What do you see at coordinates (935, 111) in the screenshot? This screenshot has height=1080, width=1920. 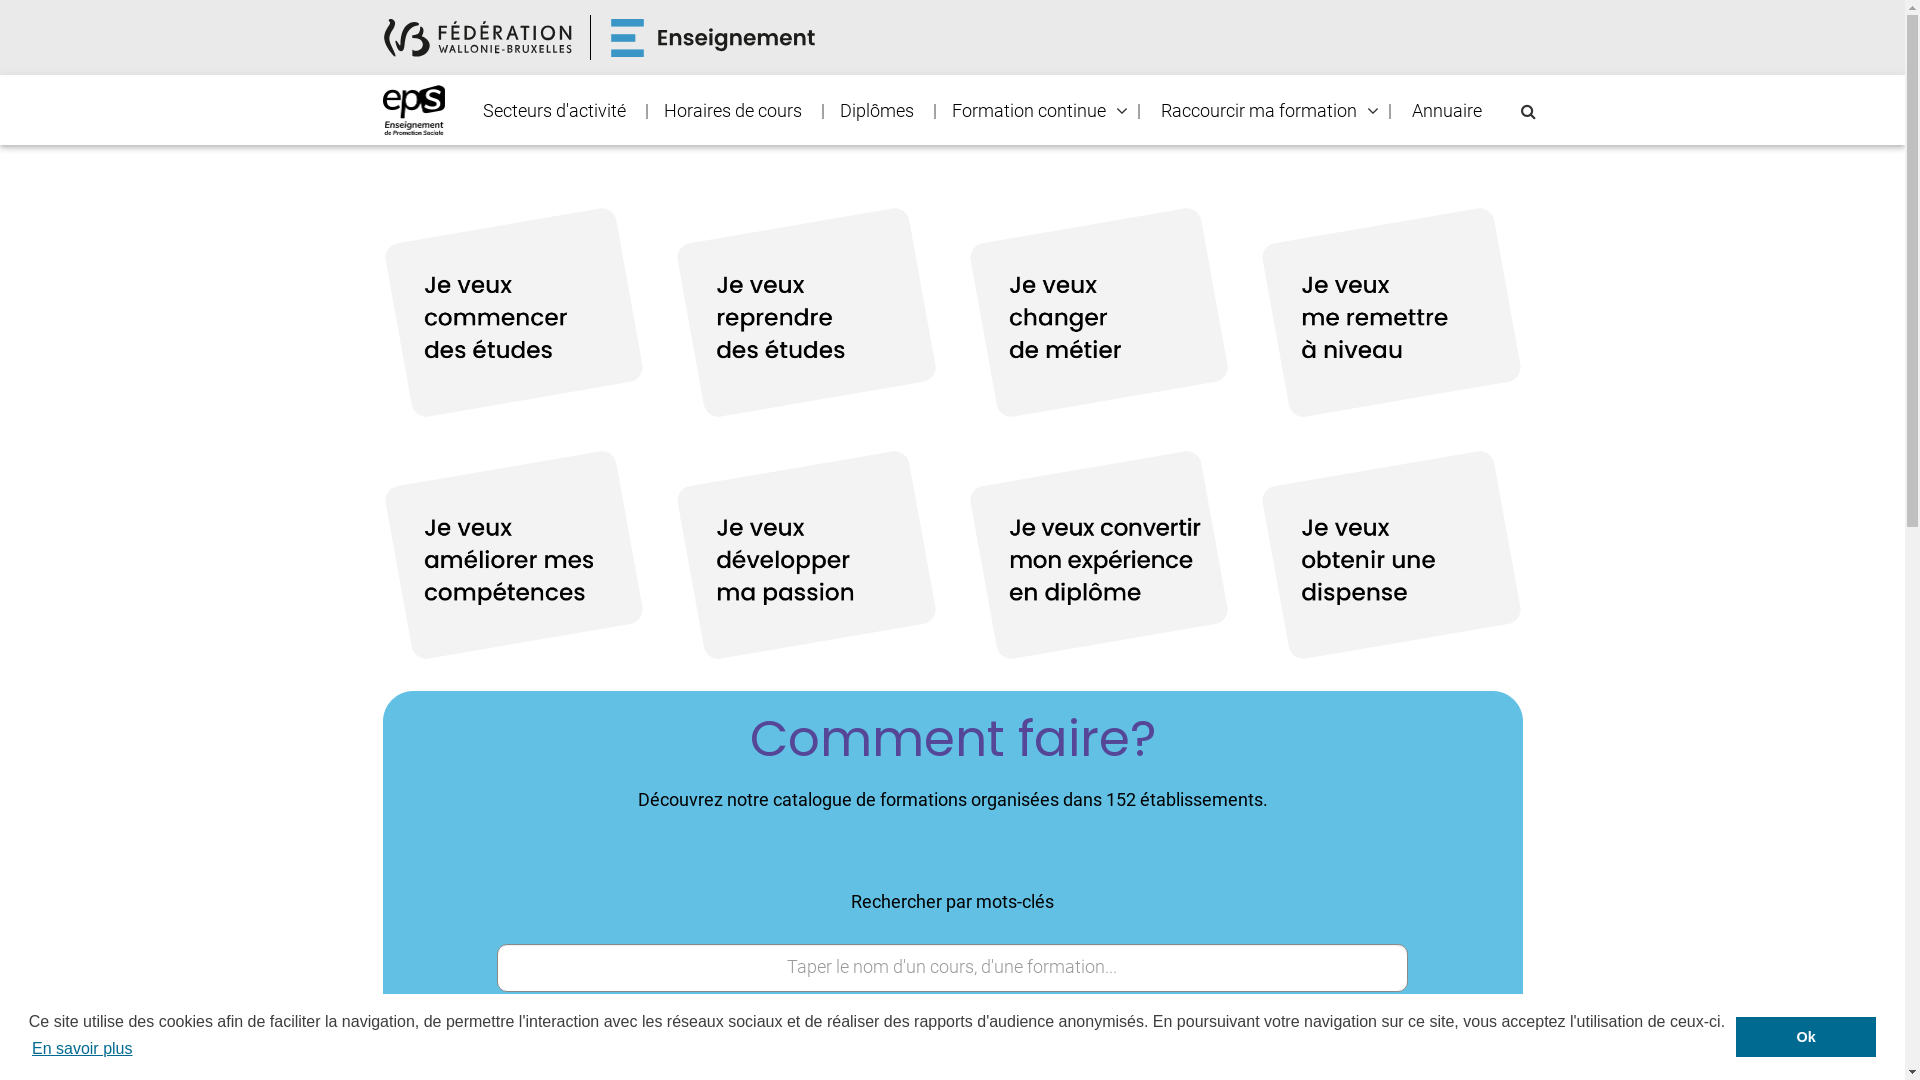 I see `'Formation continue'` at bounding box center [935, 111].